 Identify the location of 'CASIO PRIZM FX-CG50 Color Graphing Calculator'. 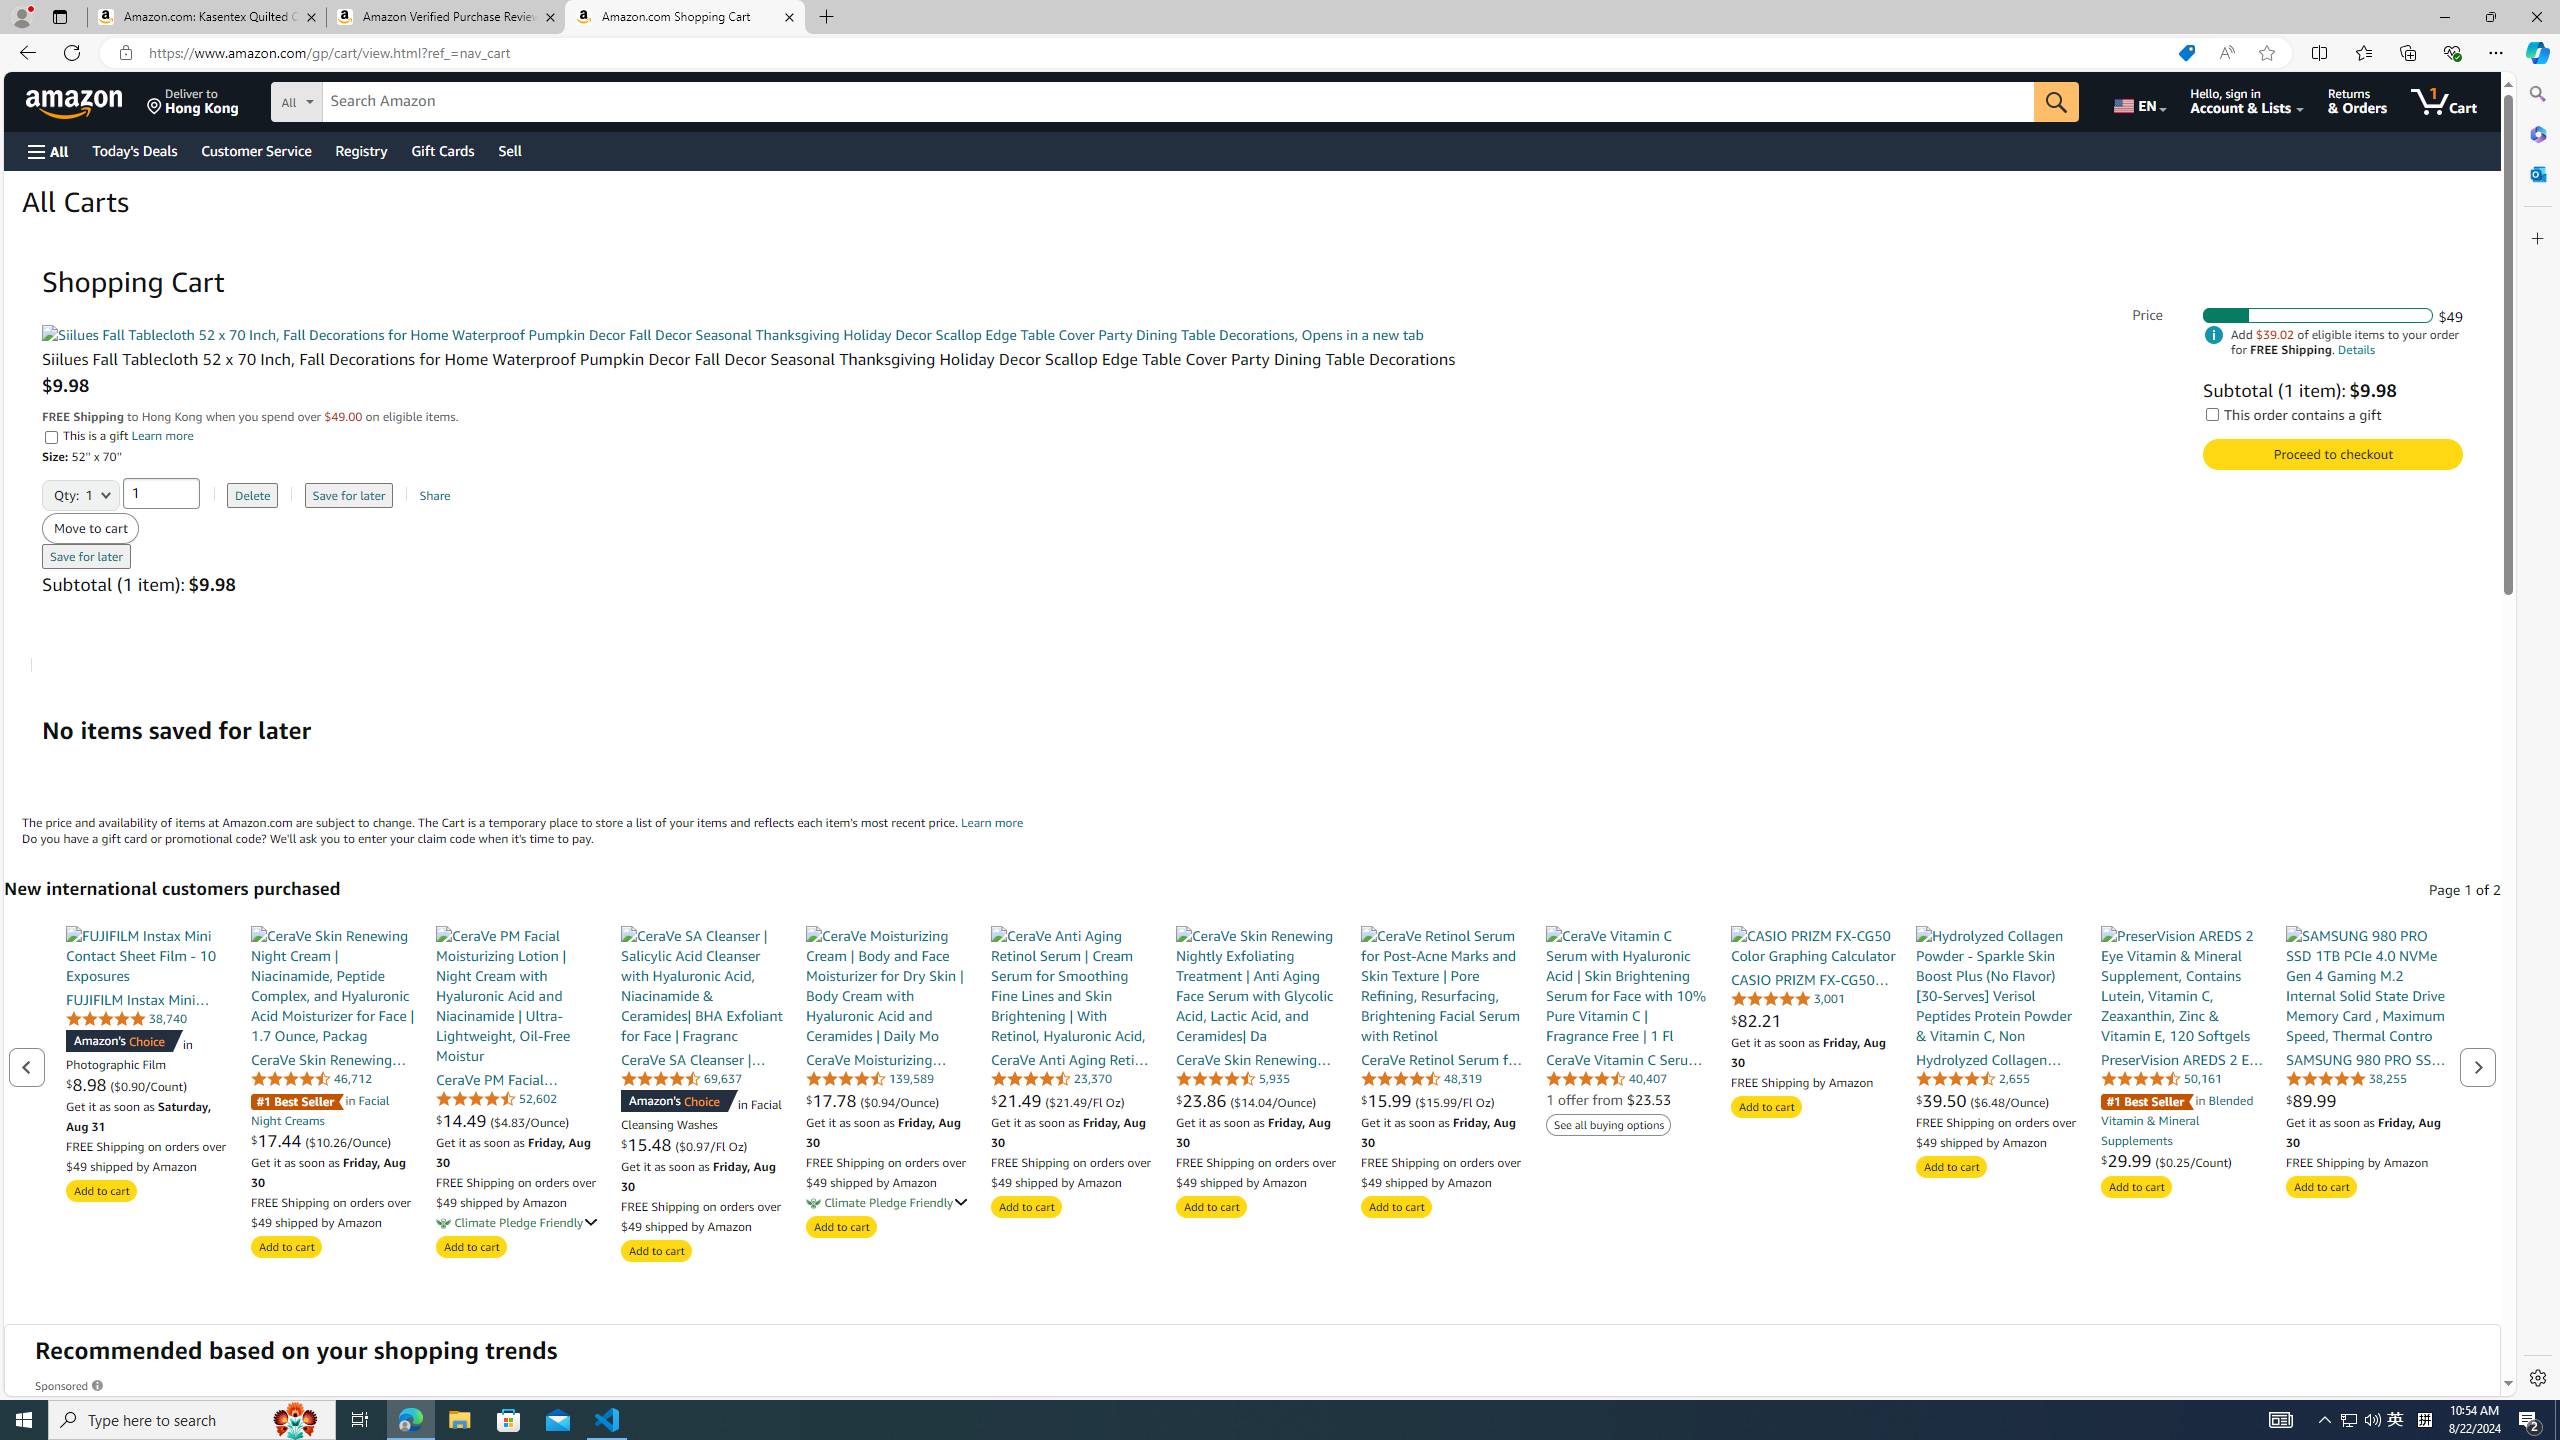
(1813, 945).